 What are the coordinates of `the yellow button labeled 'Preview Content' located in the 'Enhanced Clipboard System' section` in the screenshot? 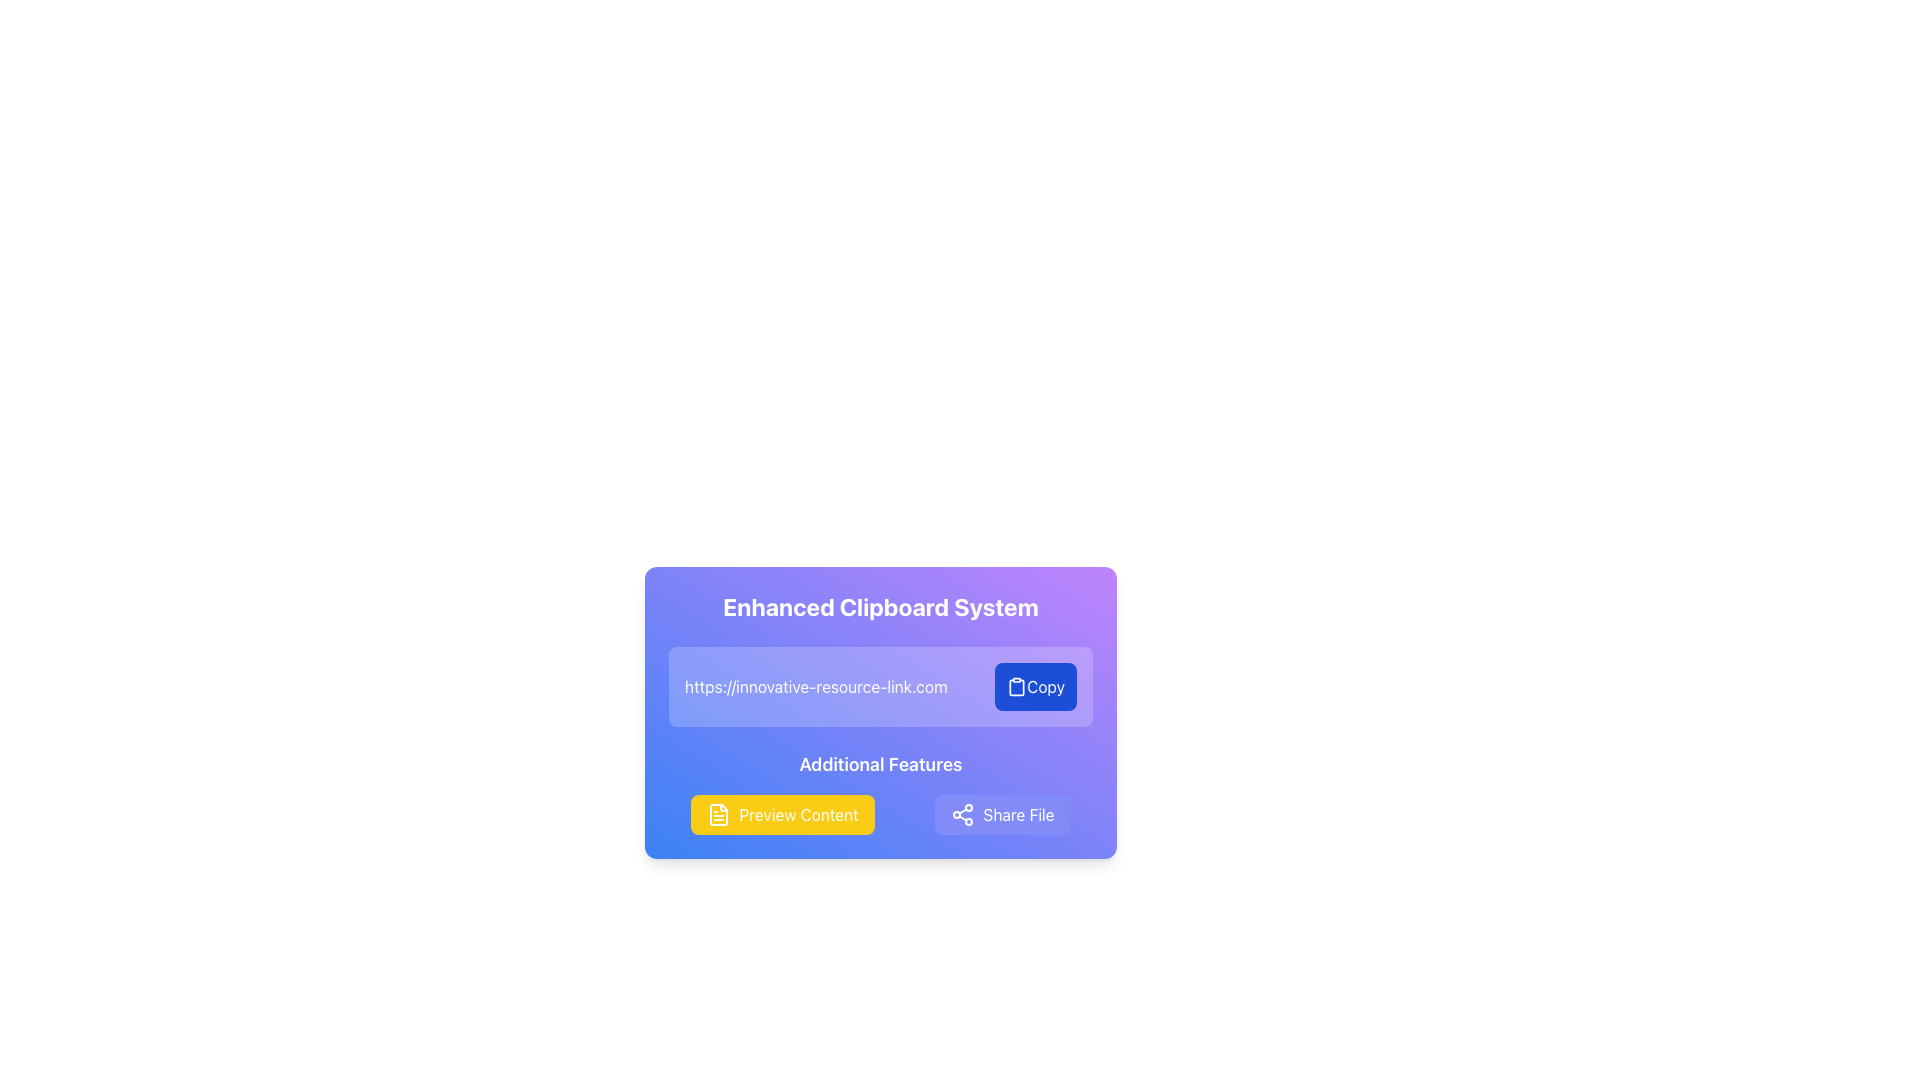 It's located at (781, 814).